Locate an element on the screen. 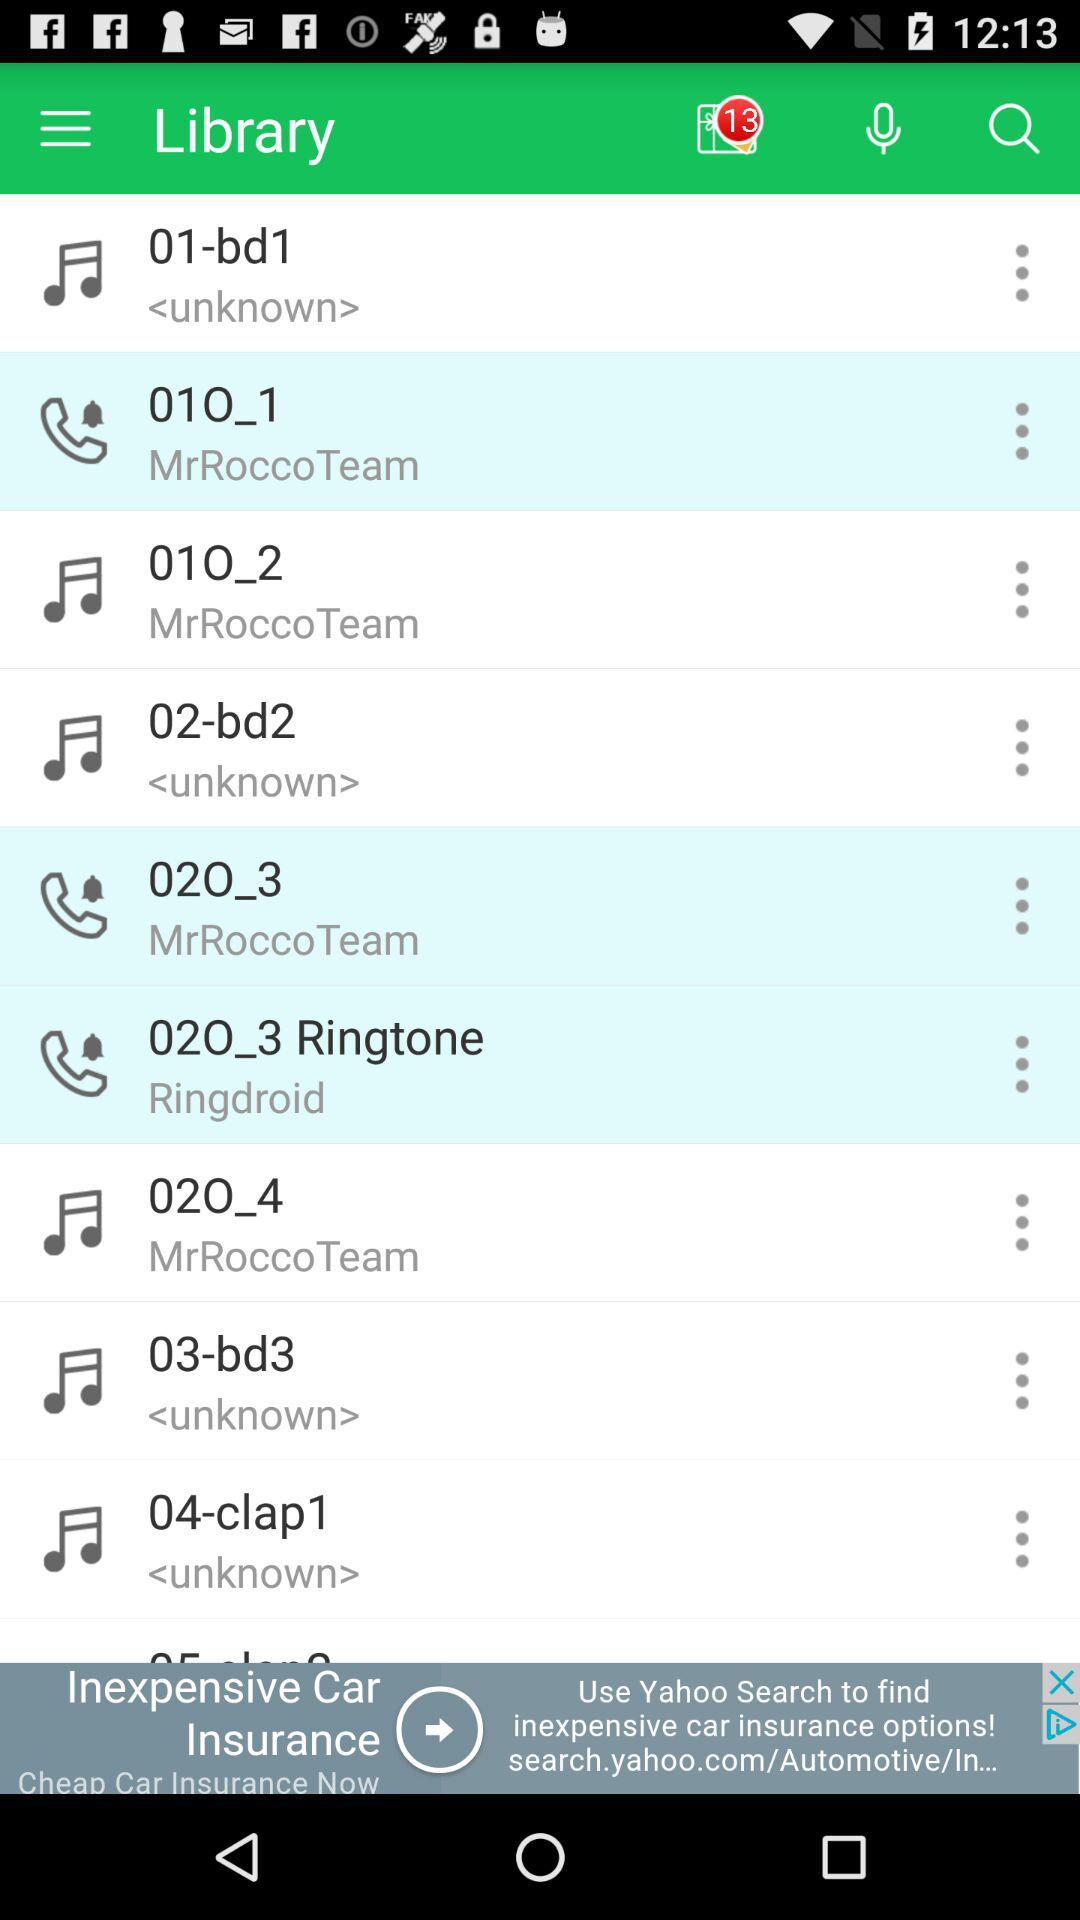 The height and width of the screenshot is (1920, 1080). page actions is located at coordinates (1022, 588).